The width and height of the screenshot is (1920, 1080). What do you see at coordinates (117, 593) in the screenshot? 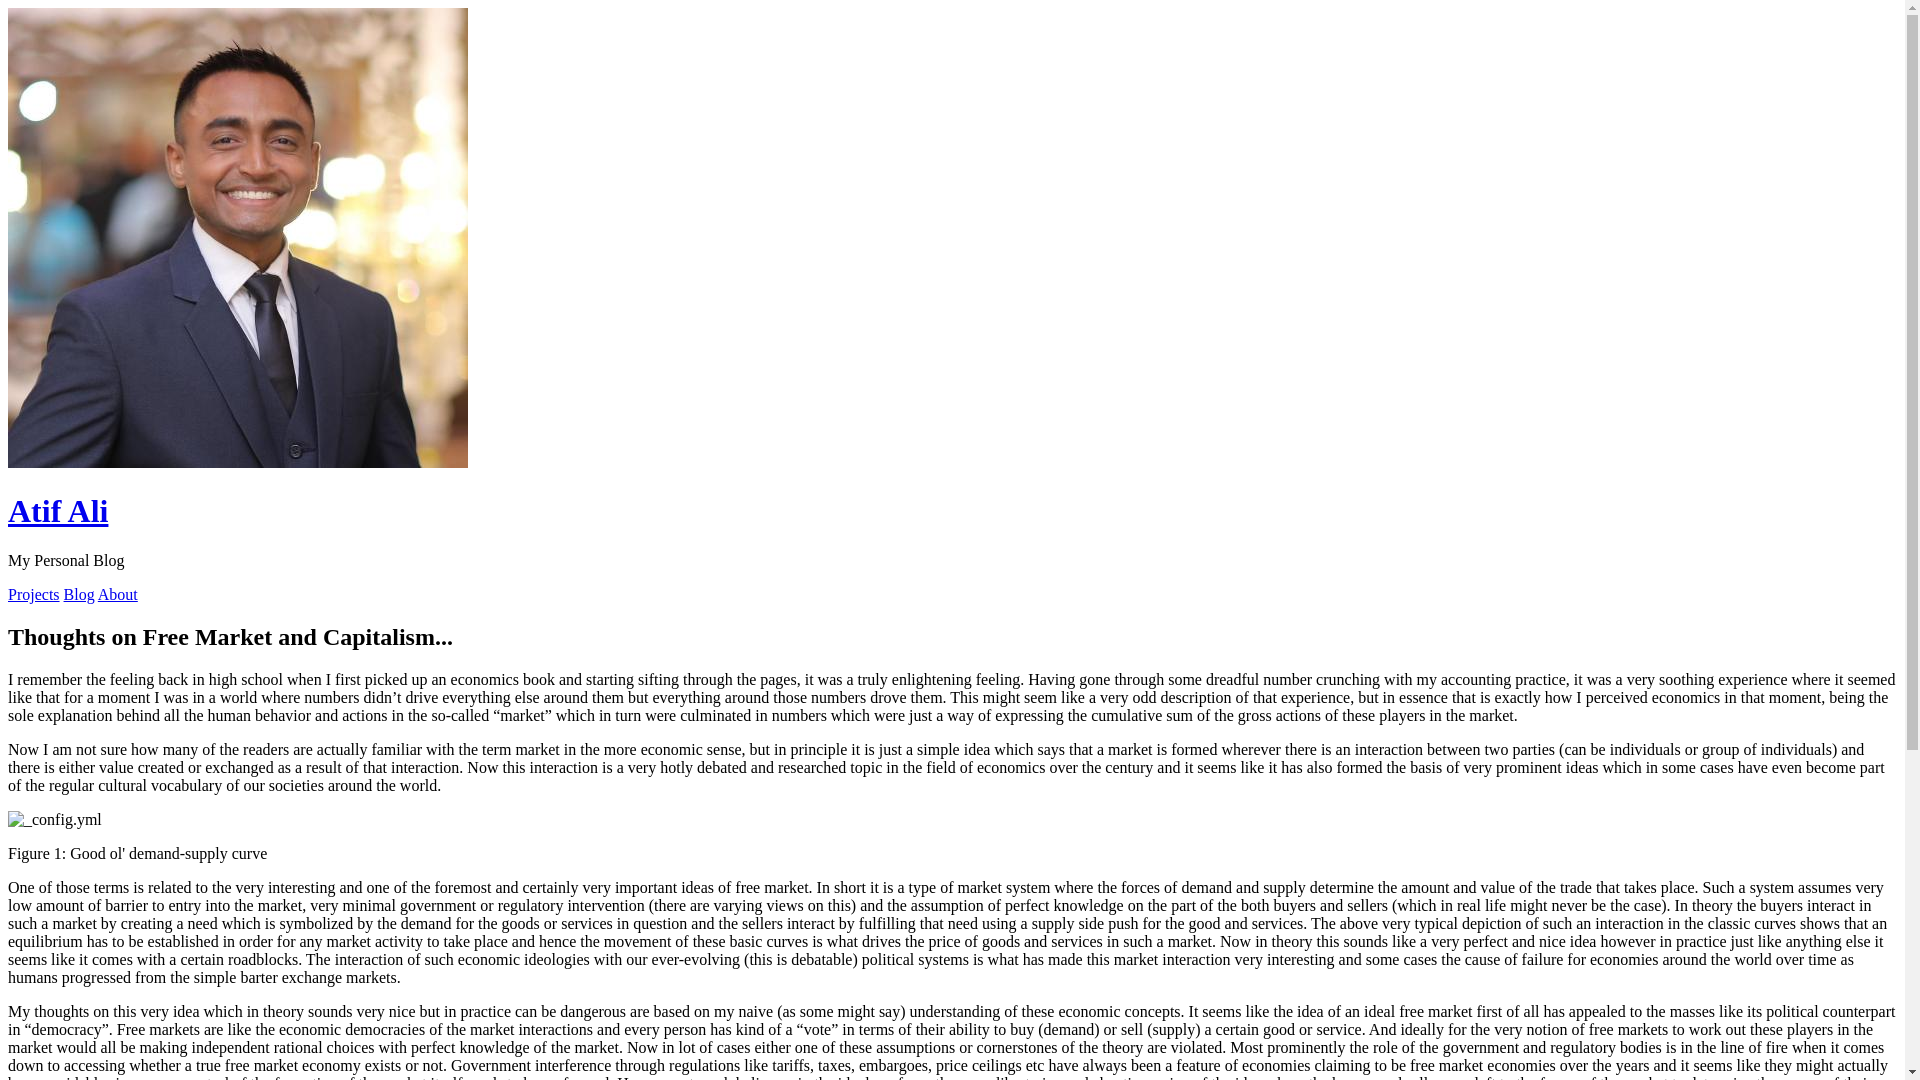
I see `'About'` at bounding box center [117, 593].